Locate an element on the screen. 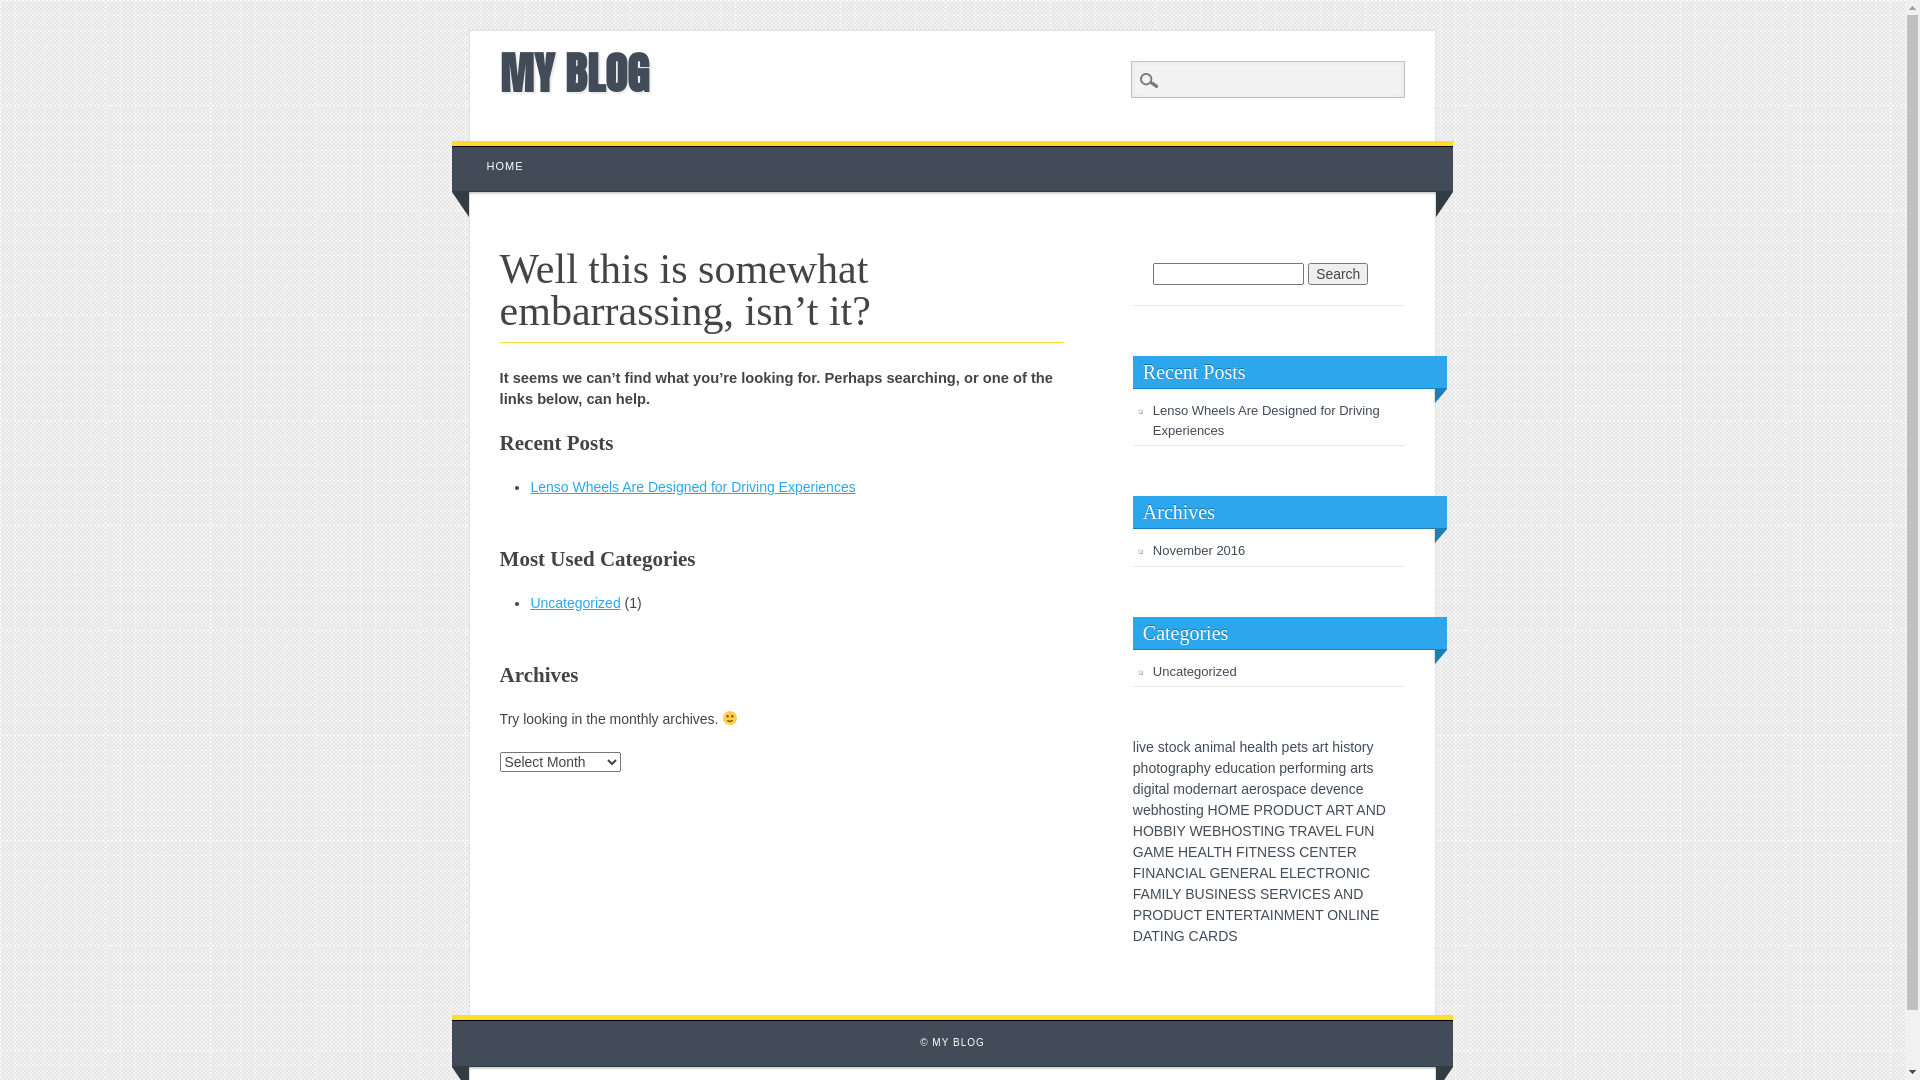 The height and width of the screenshot is (1080, 1920). 't' is located at coordinates (1253, 766).